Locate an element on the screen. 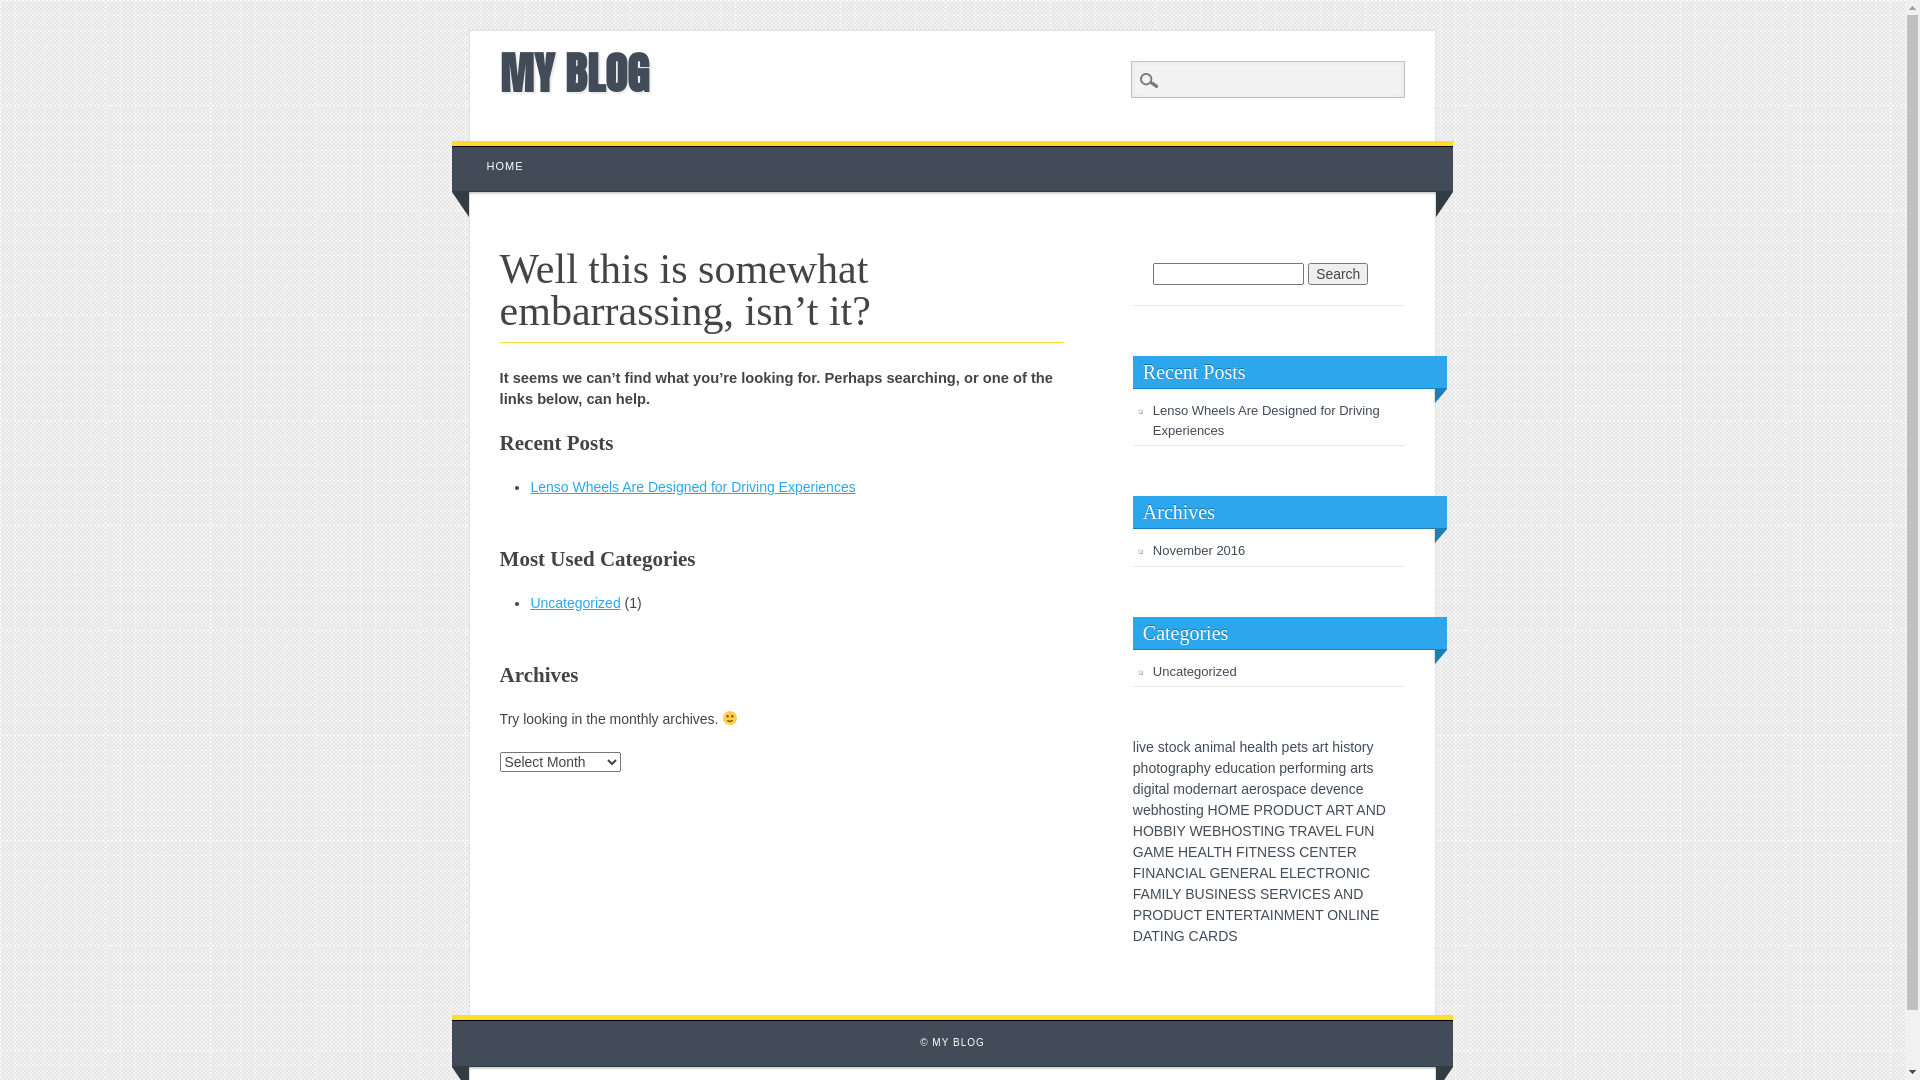 The height and width of the screenshot is (1080, 1920). 't' is located at coordinates (1253, 766).